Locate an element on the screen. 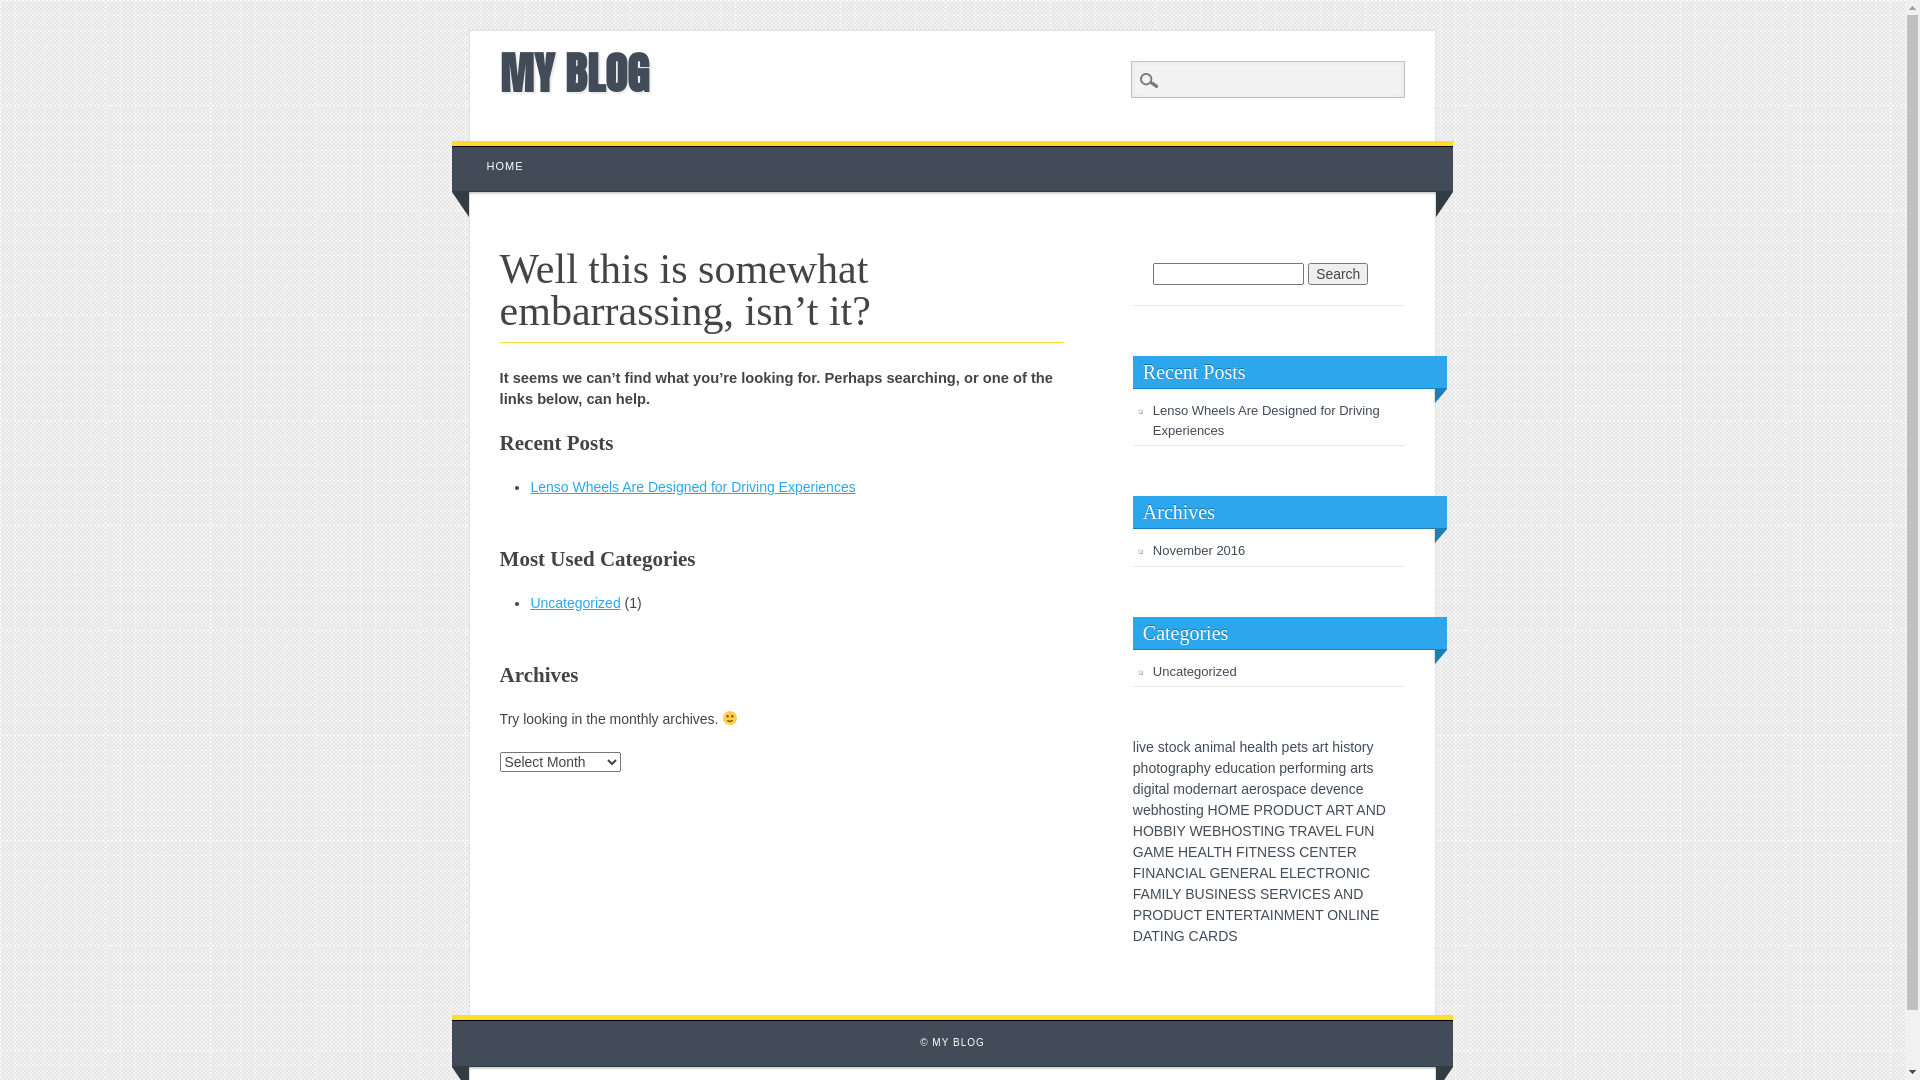 The height and width of the screenshot is (1080, 1920). 't' is located at coordinates (1253, 766).